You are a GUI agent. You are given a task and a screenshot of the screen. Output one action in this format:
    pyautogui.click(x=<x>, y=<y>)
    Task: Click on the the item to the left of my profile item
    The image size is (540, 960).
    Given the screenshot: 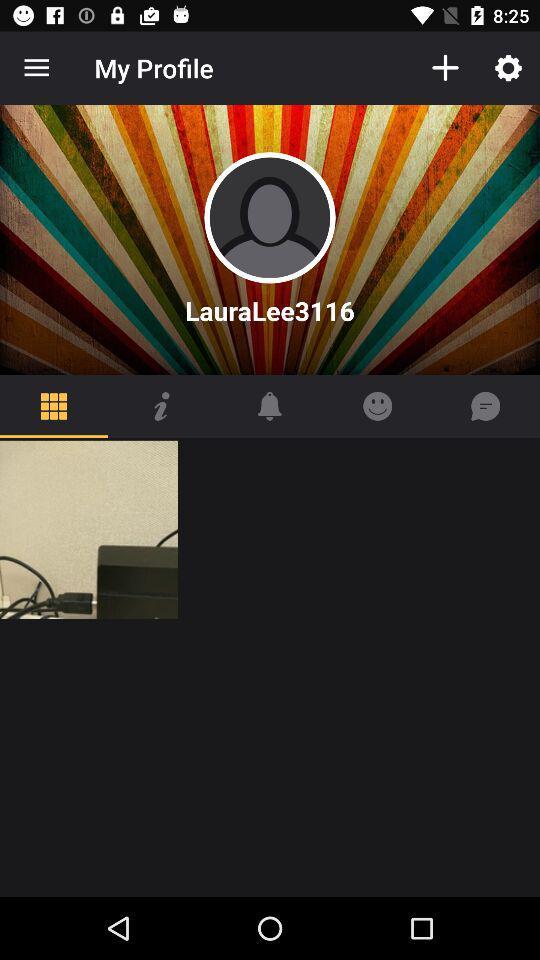 What is the action you would take?
    pyautogui.click(x=36, y=68)
    